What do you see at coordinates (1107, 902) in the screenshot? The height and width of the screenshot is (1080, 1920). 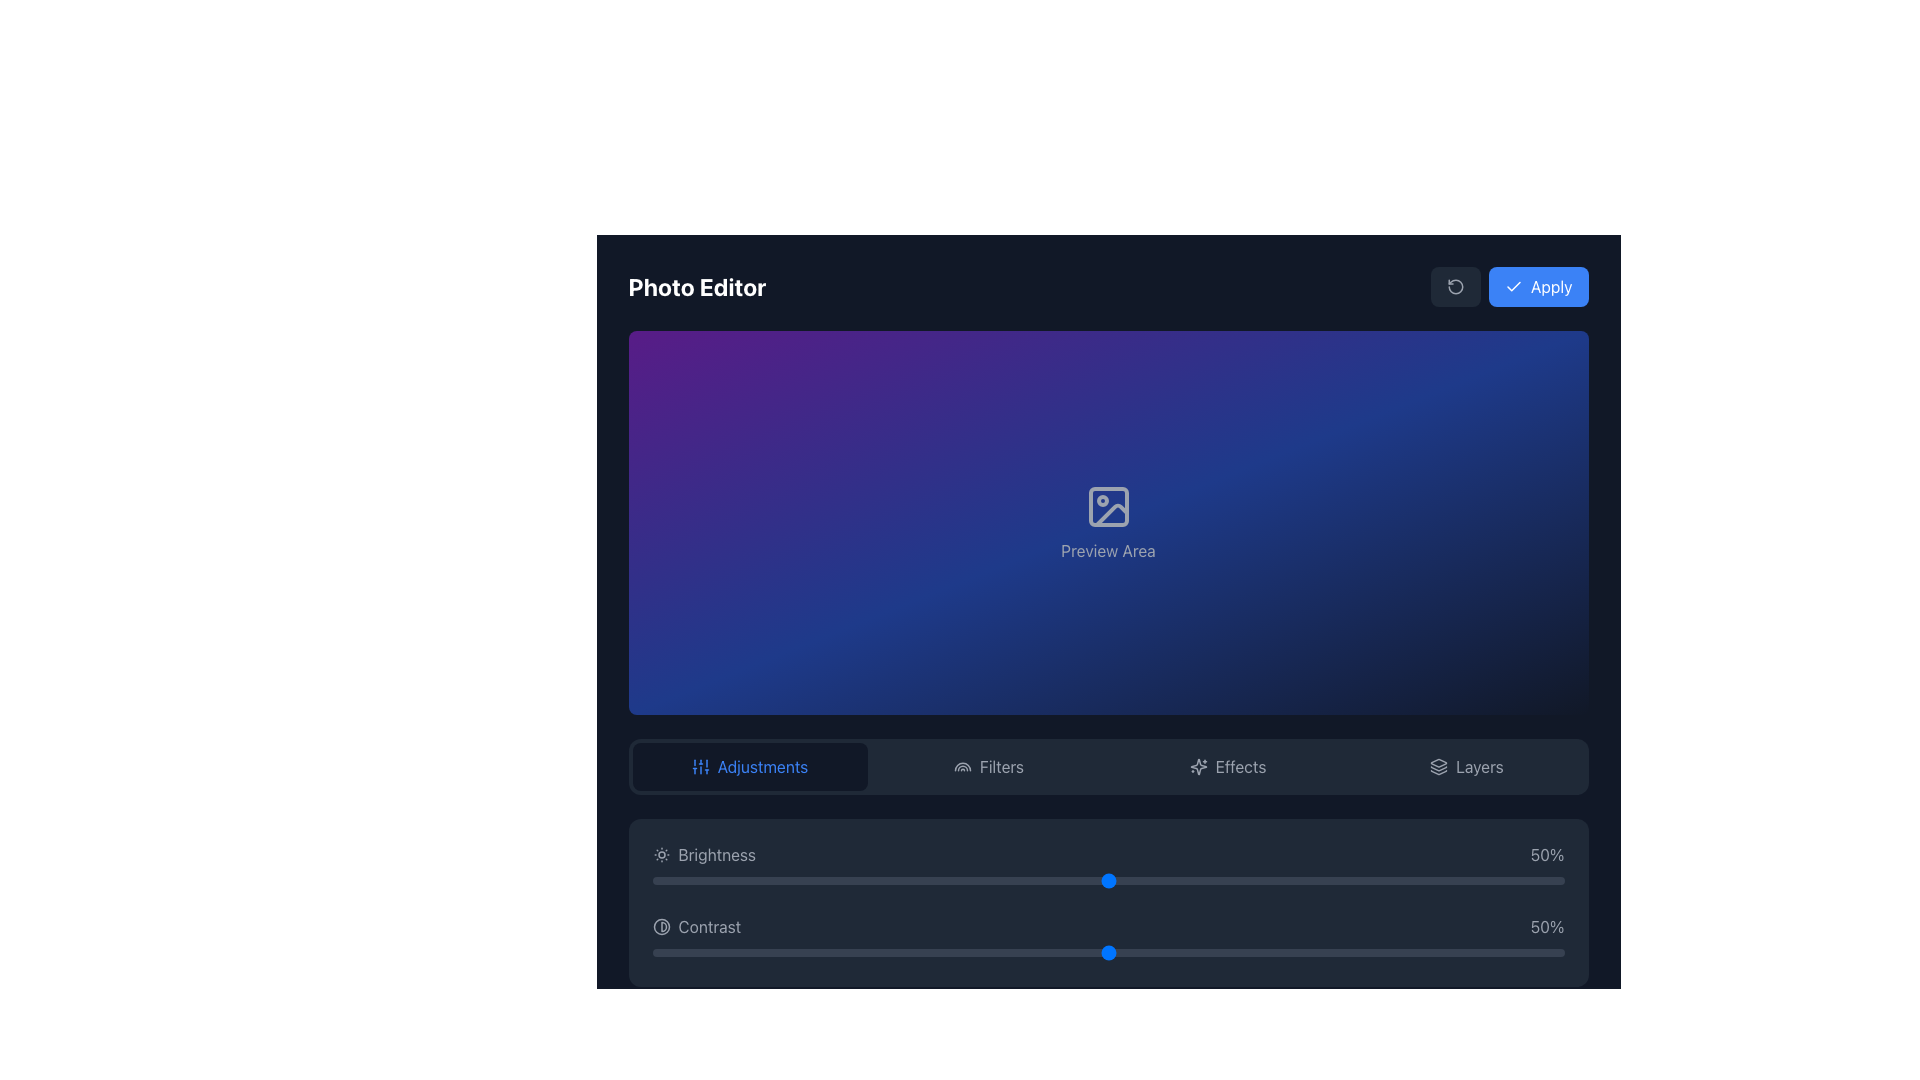 I see `the brightness and contrast sliders in the Control panel located below the toolbar for adjustments` at bounding box center [1107, 902].